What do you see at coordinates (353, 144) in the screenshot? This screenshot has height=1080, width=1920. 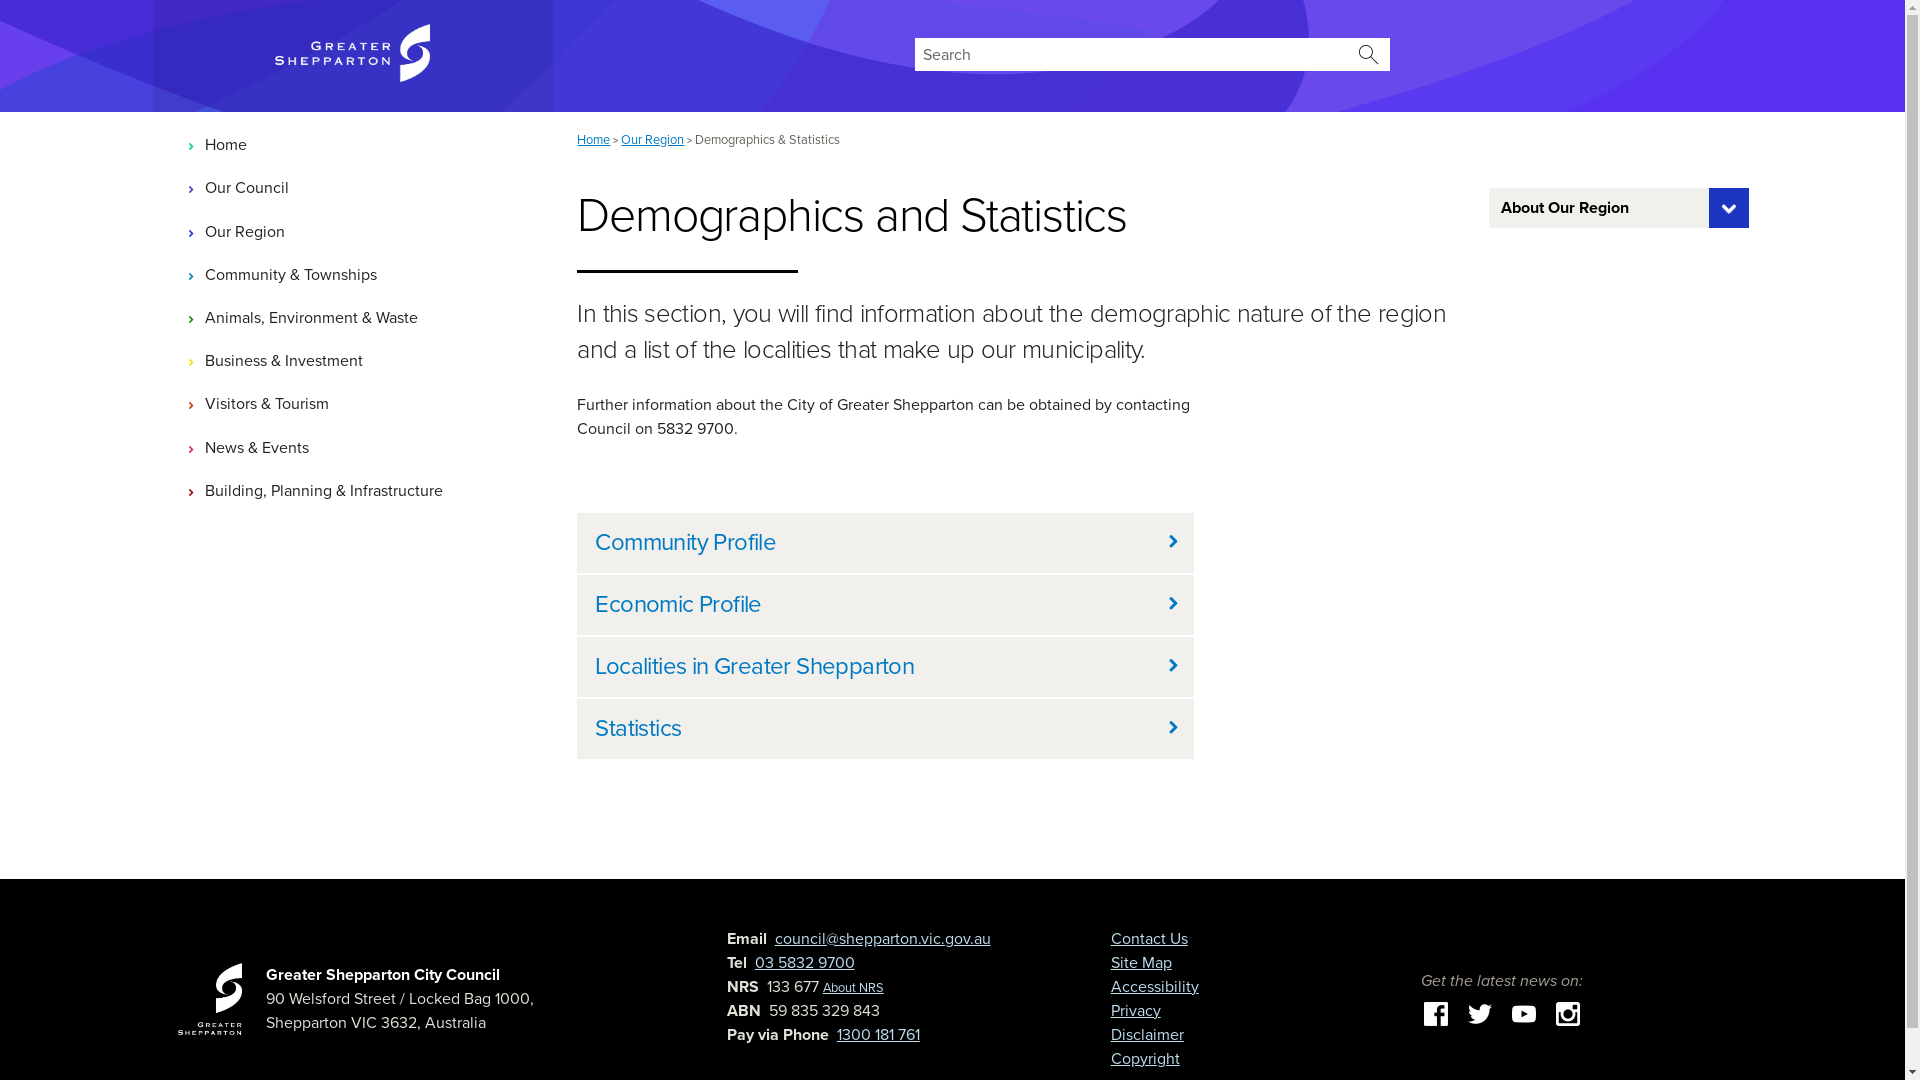 I see `'Home'` at bounding box center [353, 144].